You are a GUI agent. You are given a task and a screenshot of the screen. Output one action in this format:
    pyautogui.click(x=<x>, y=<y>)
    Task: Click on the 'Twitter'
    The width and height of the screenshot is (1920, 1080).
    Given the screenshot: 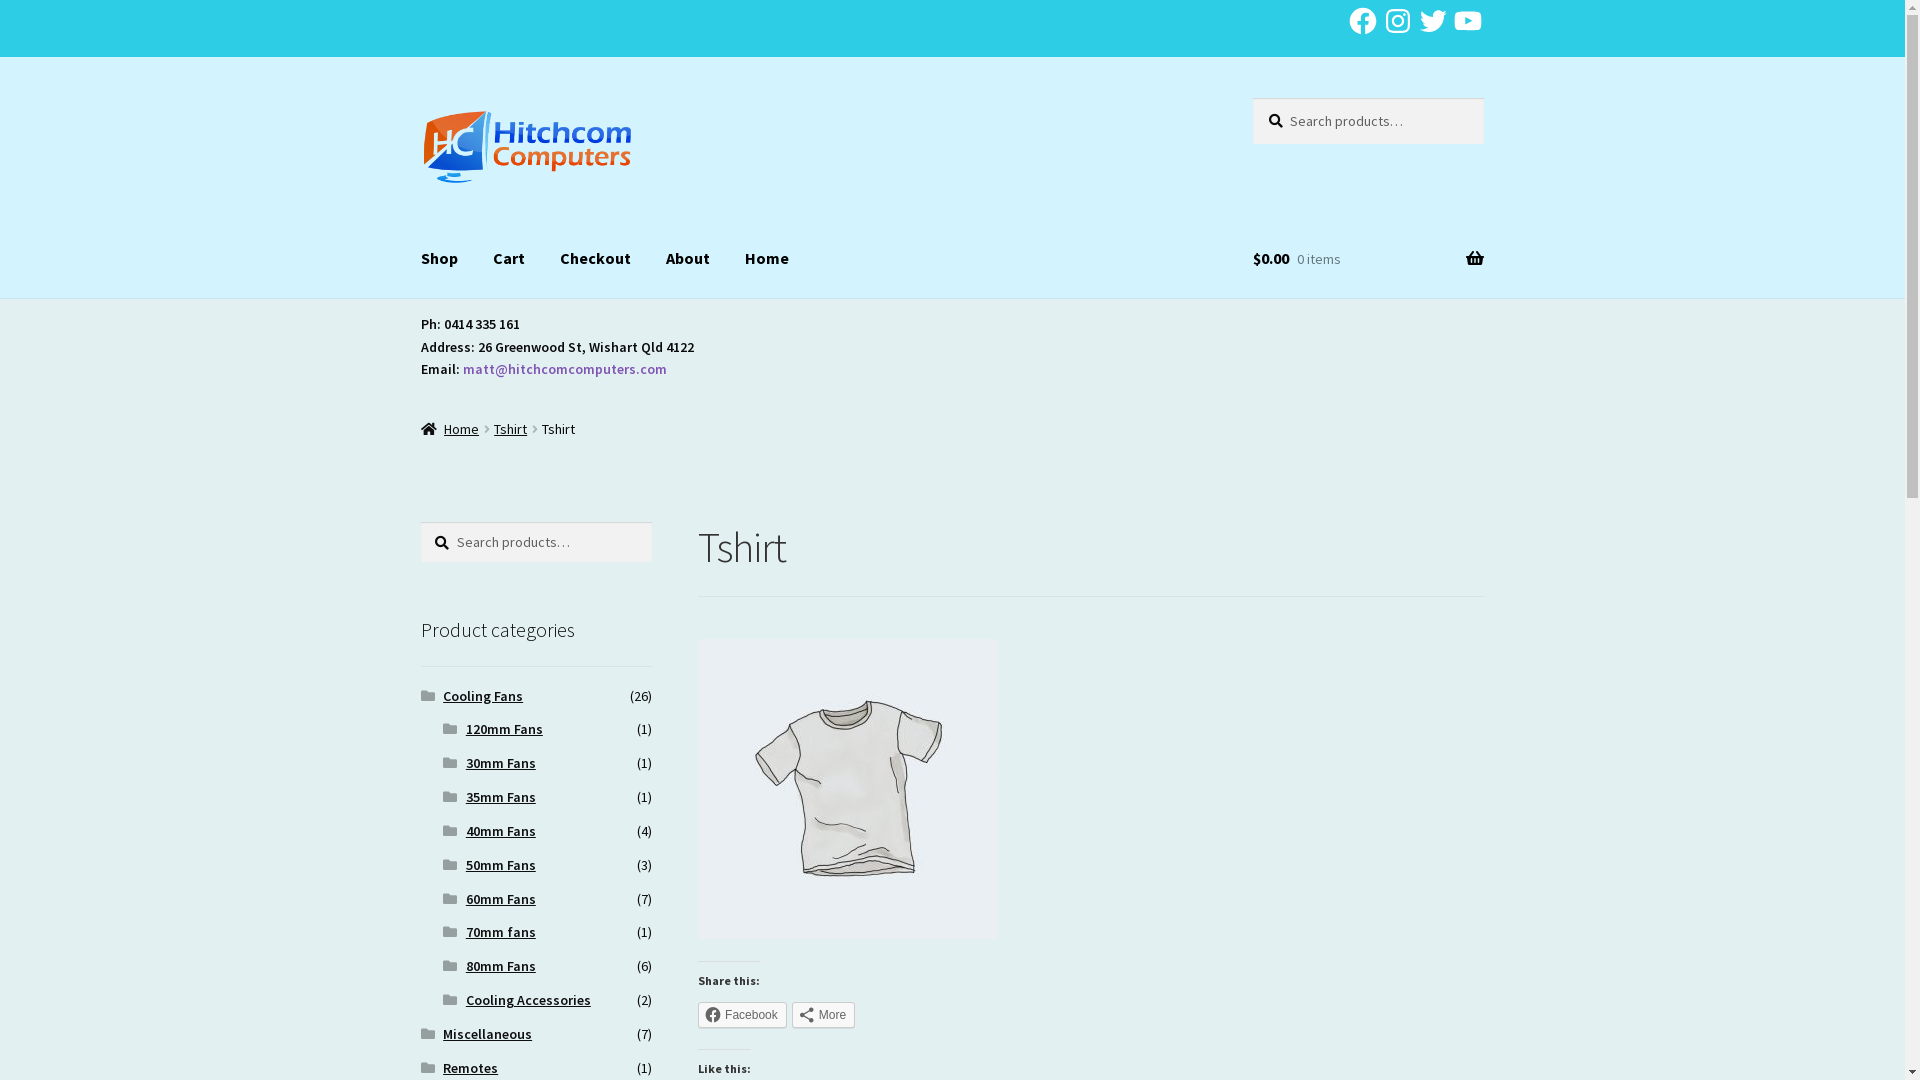 What is the action you would take?
    pyautogui.click(x=1432, y=20)
    